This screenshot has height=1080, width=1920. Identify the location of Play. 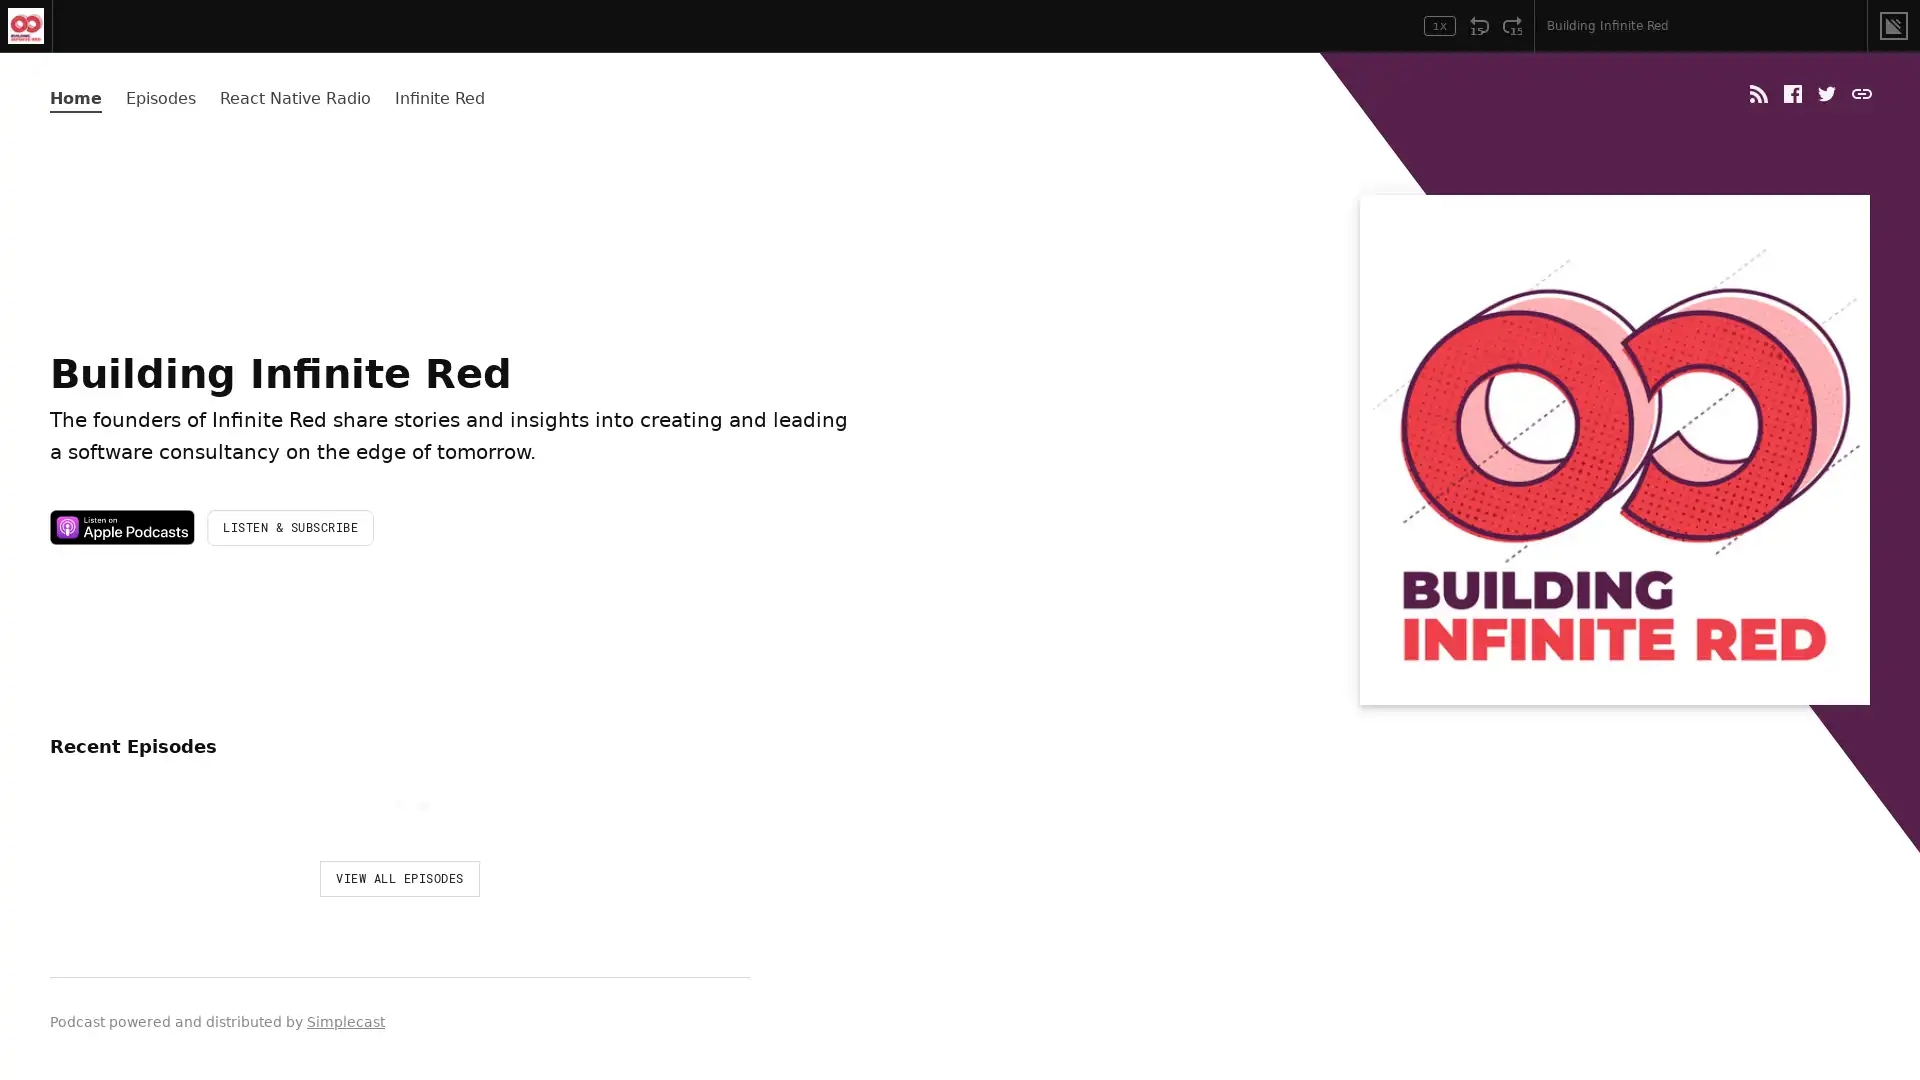
(76, 26).